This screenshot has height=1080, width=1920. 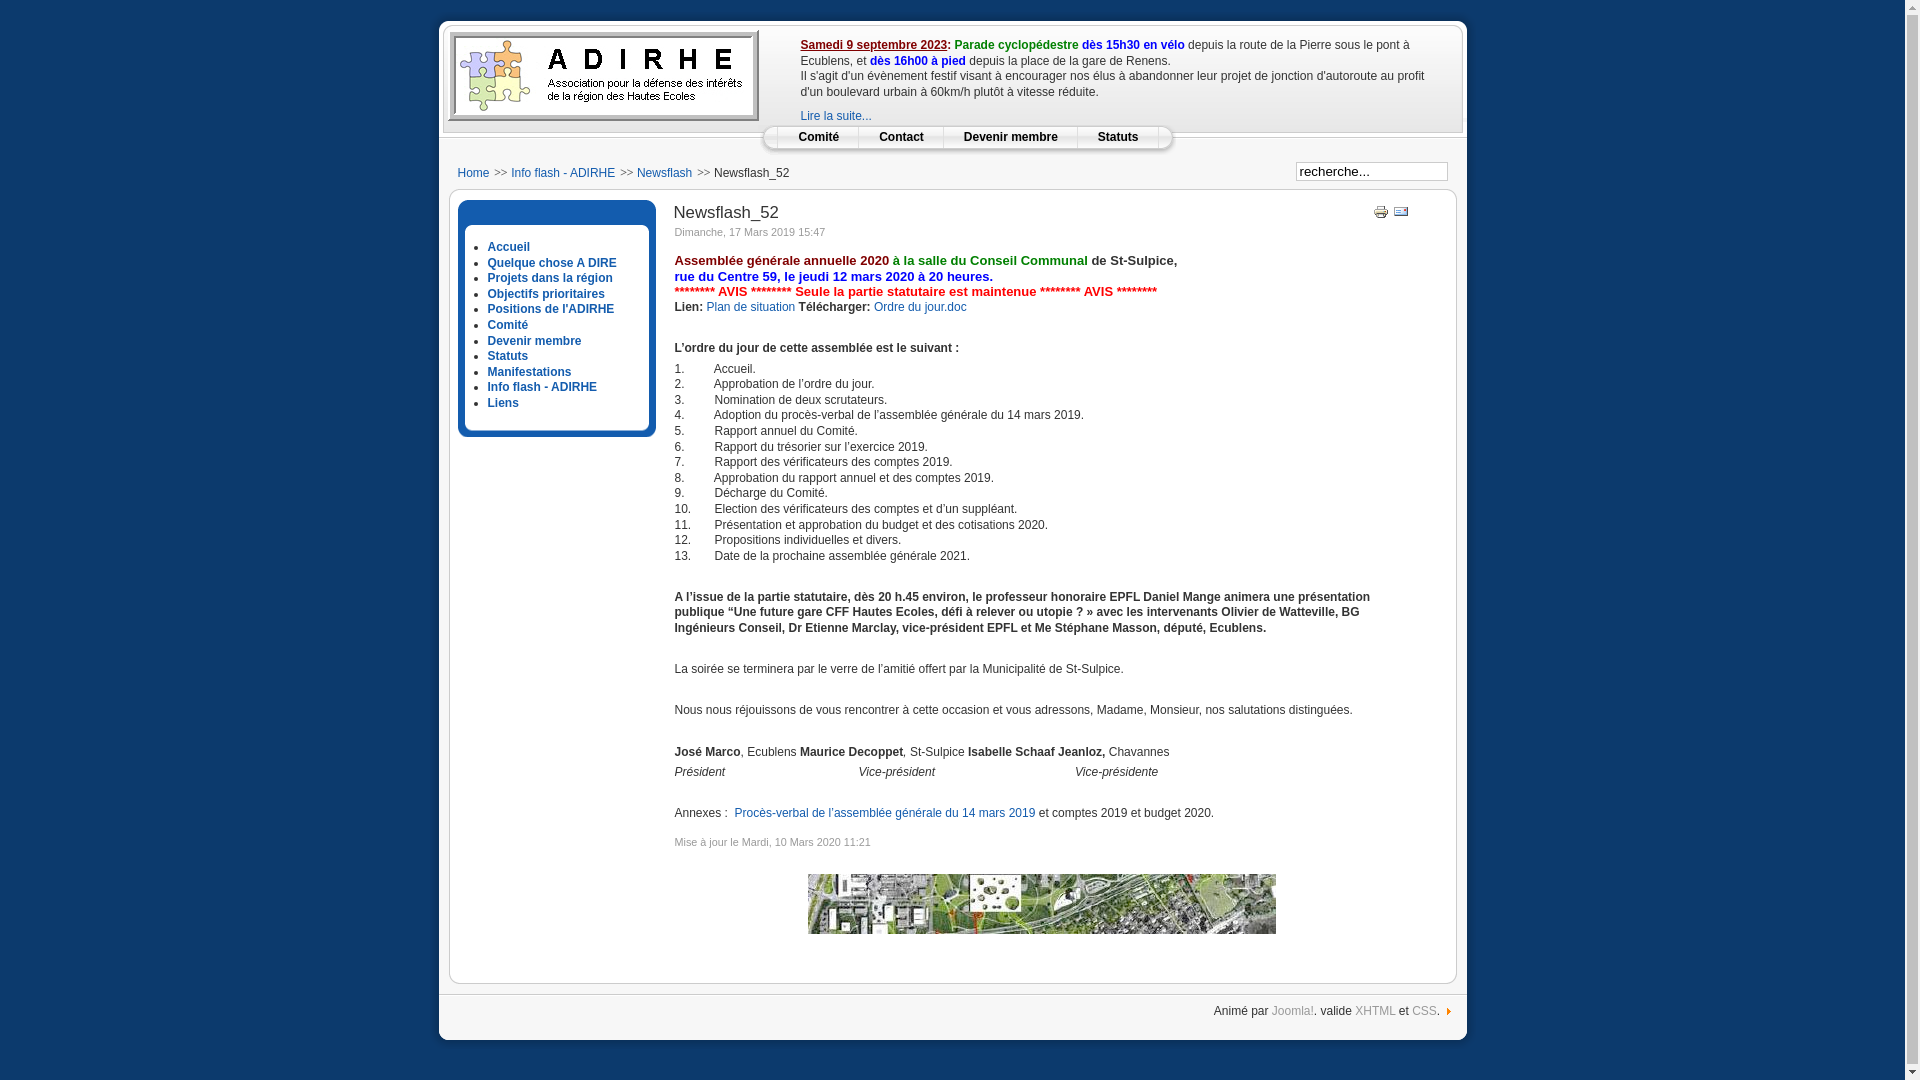 What do you see at coordinates (1391, 216) in the screenshot?
I see `'Envoyer'` at bounding box center [1391, 216].